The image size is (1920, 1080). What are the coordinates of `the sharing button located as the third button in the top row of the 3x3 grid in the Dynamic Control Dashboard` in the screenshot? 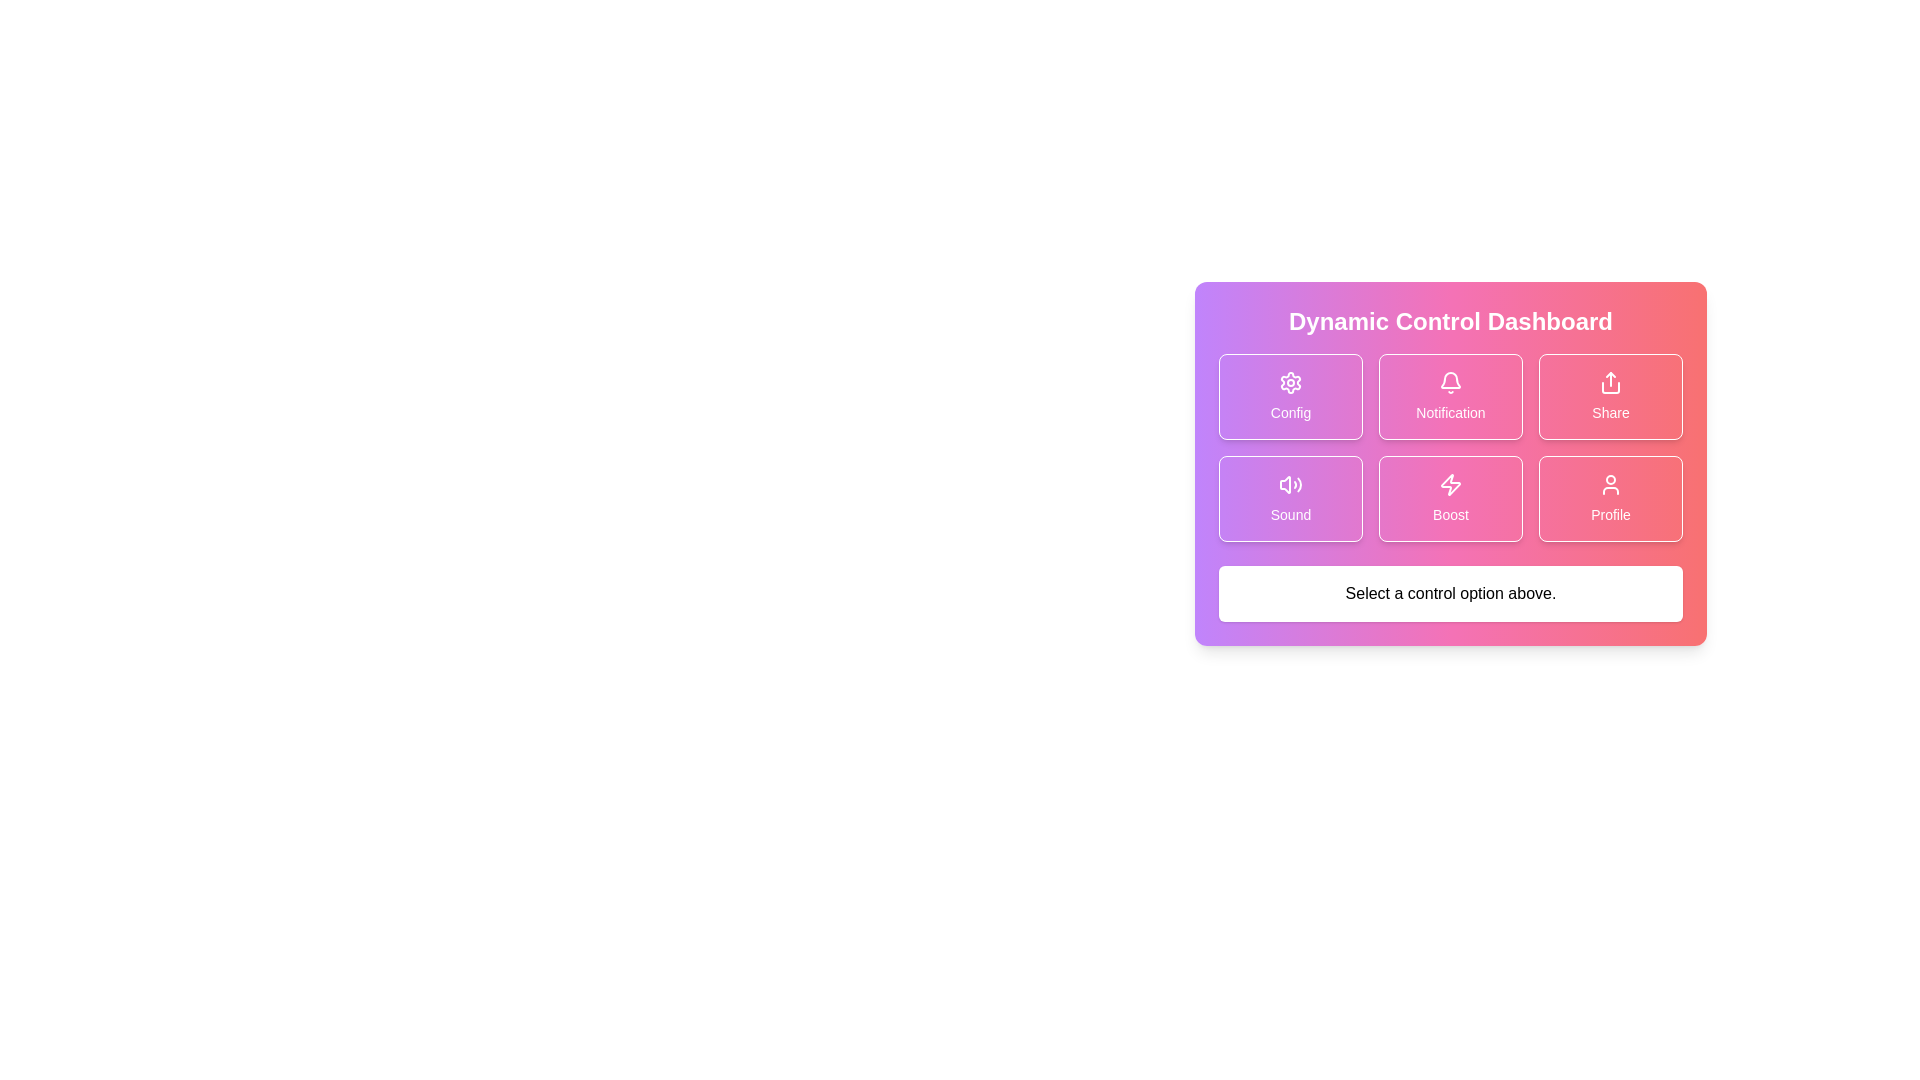 It's located at (1611, 397).